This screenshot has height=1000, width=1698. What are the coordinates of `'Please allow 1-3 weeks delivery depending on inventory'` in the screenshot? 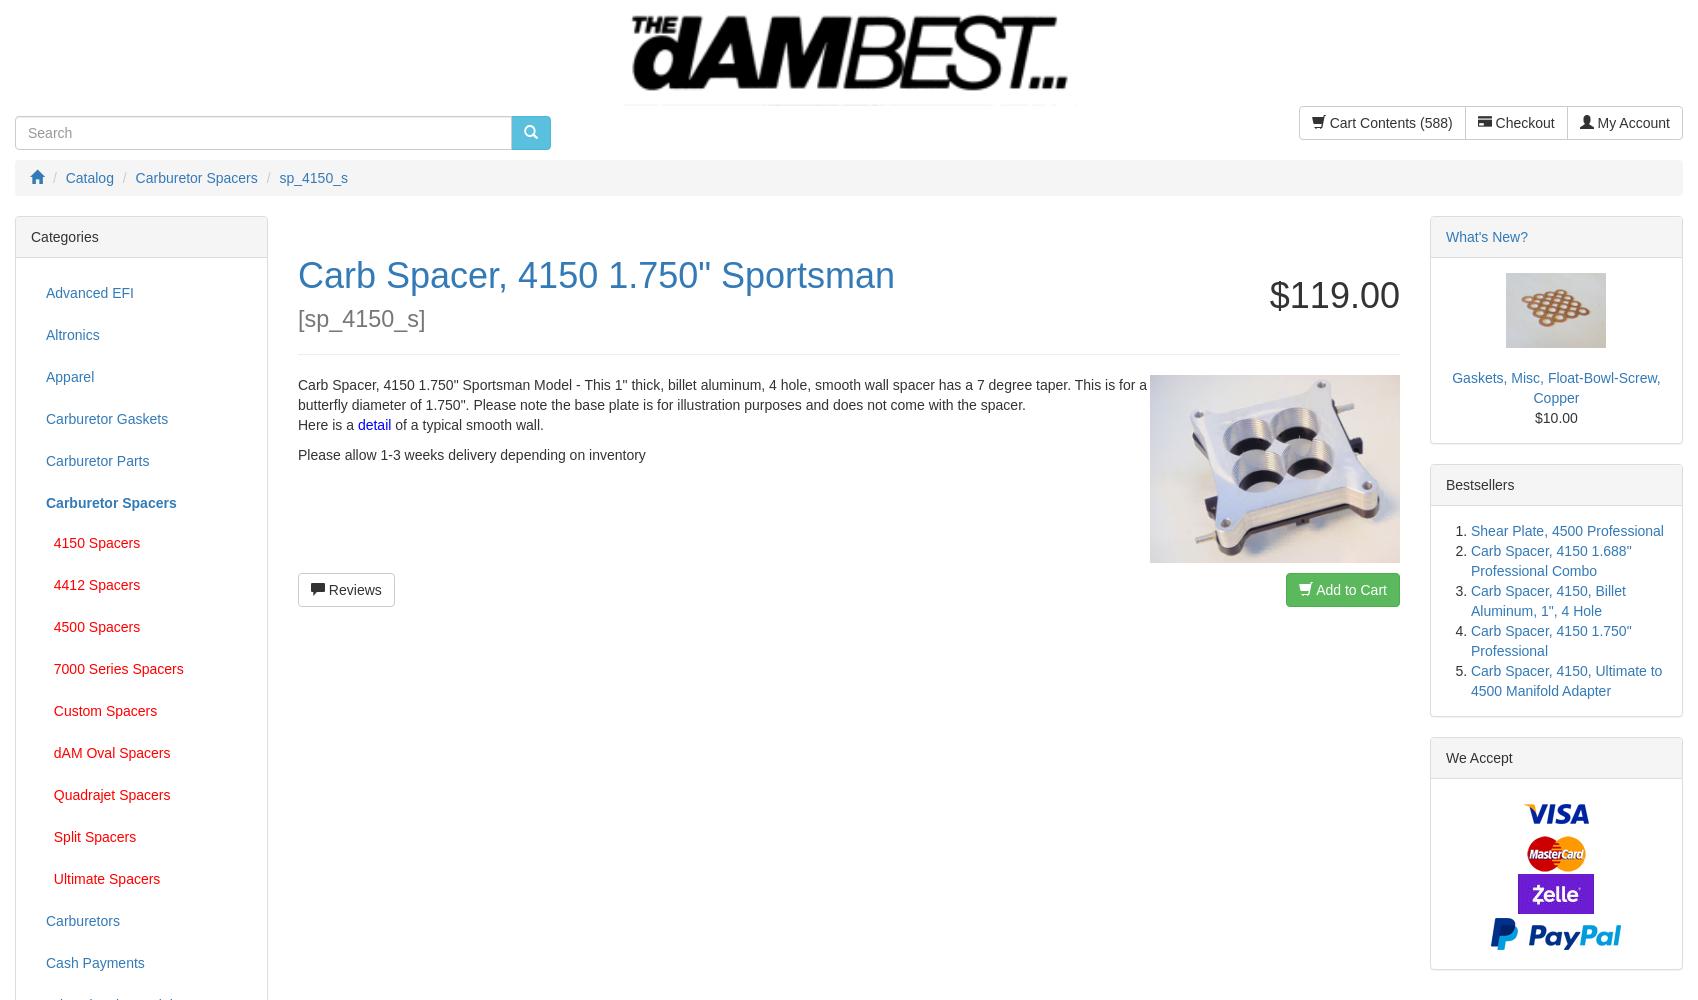 It's located at (470, 453).